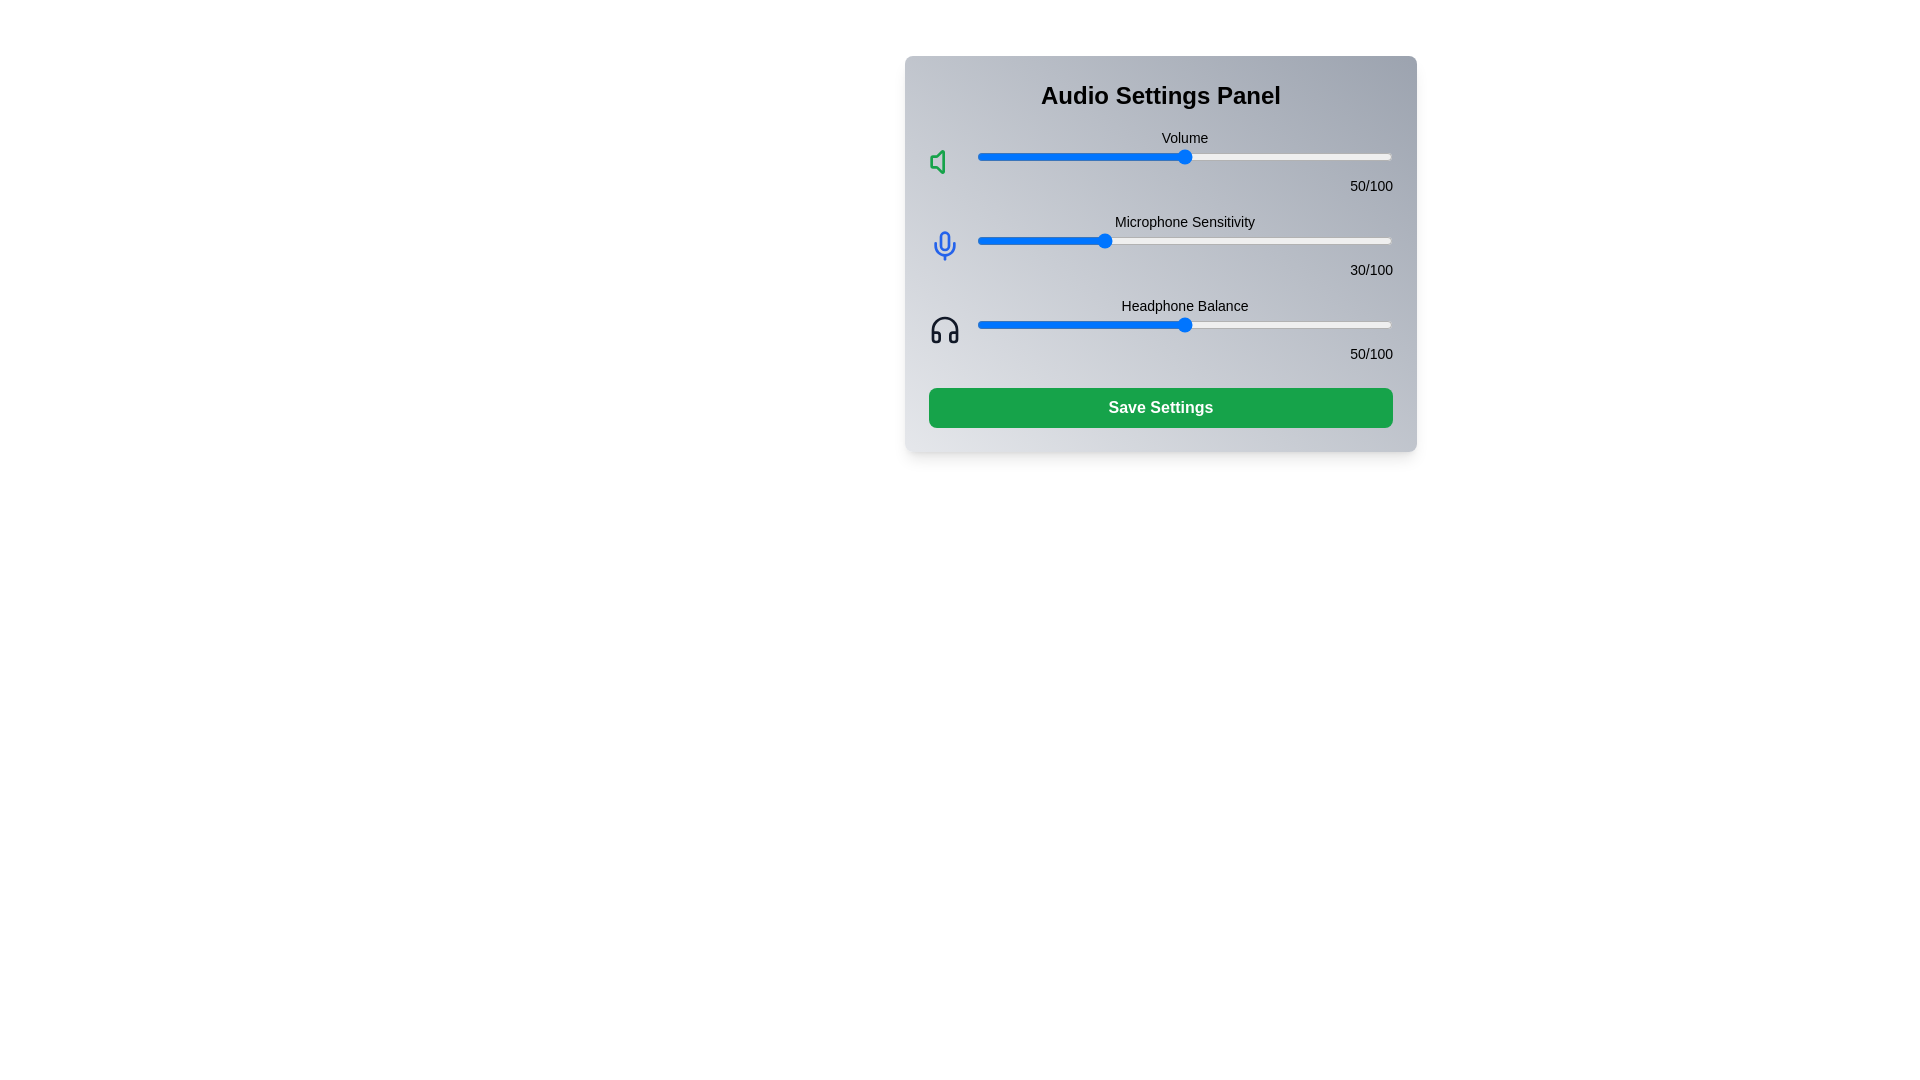 This screenshot has width=1920, height=1080. I want to click on the volume slider, so click(1242, 156).